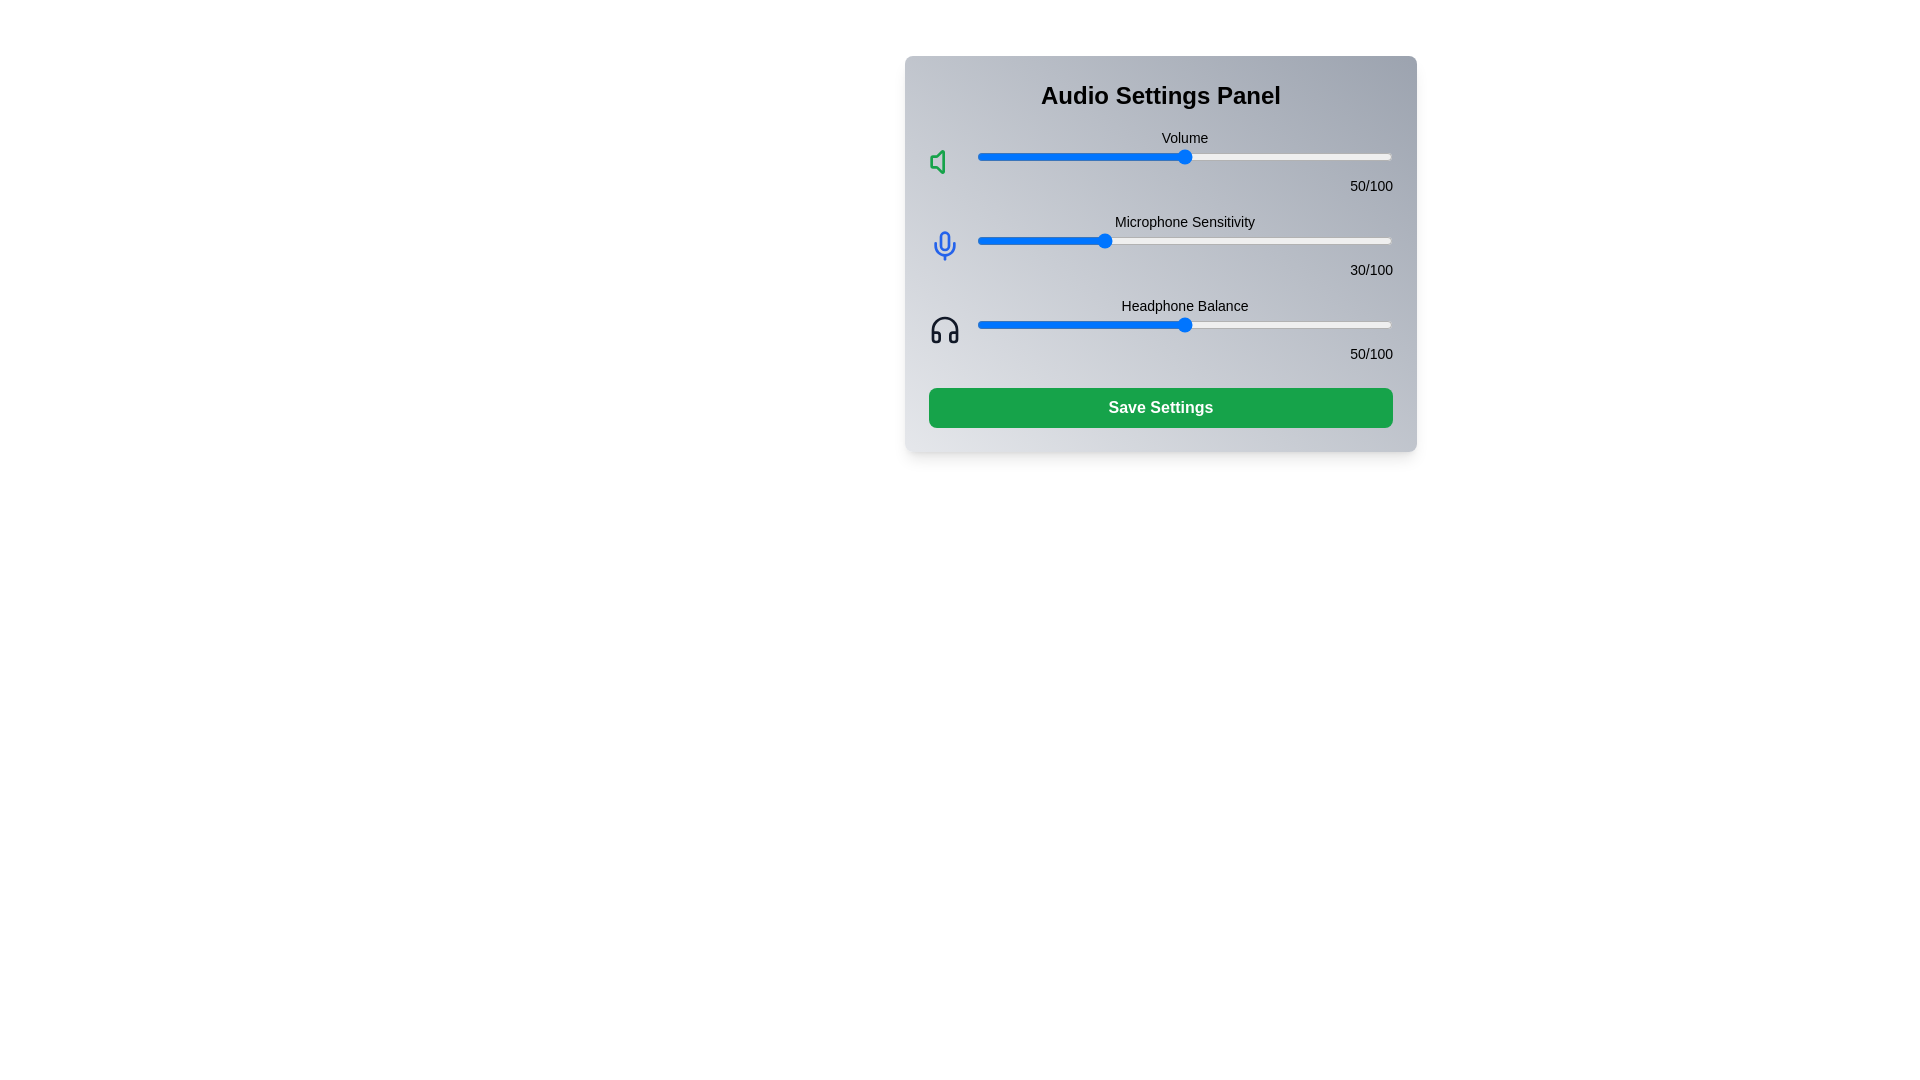 This screenshot has width=1920, height=1080. I want to click on the volume slider, so click(1242, 156).